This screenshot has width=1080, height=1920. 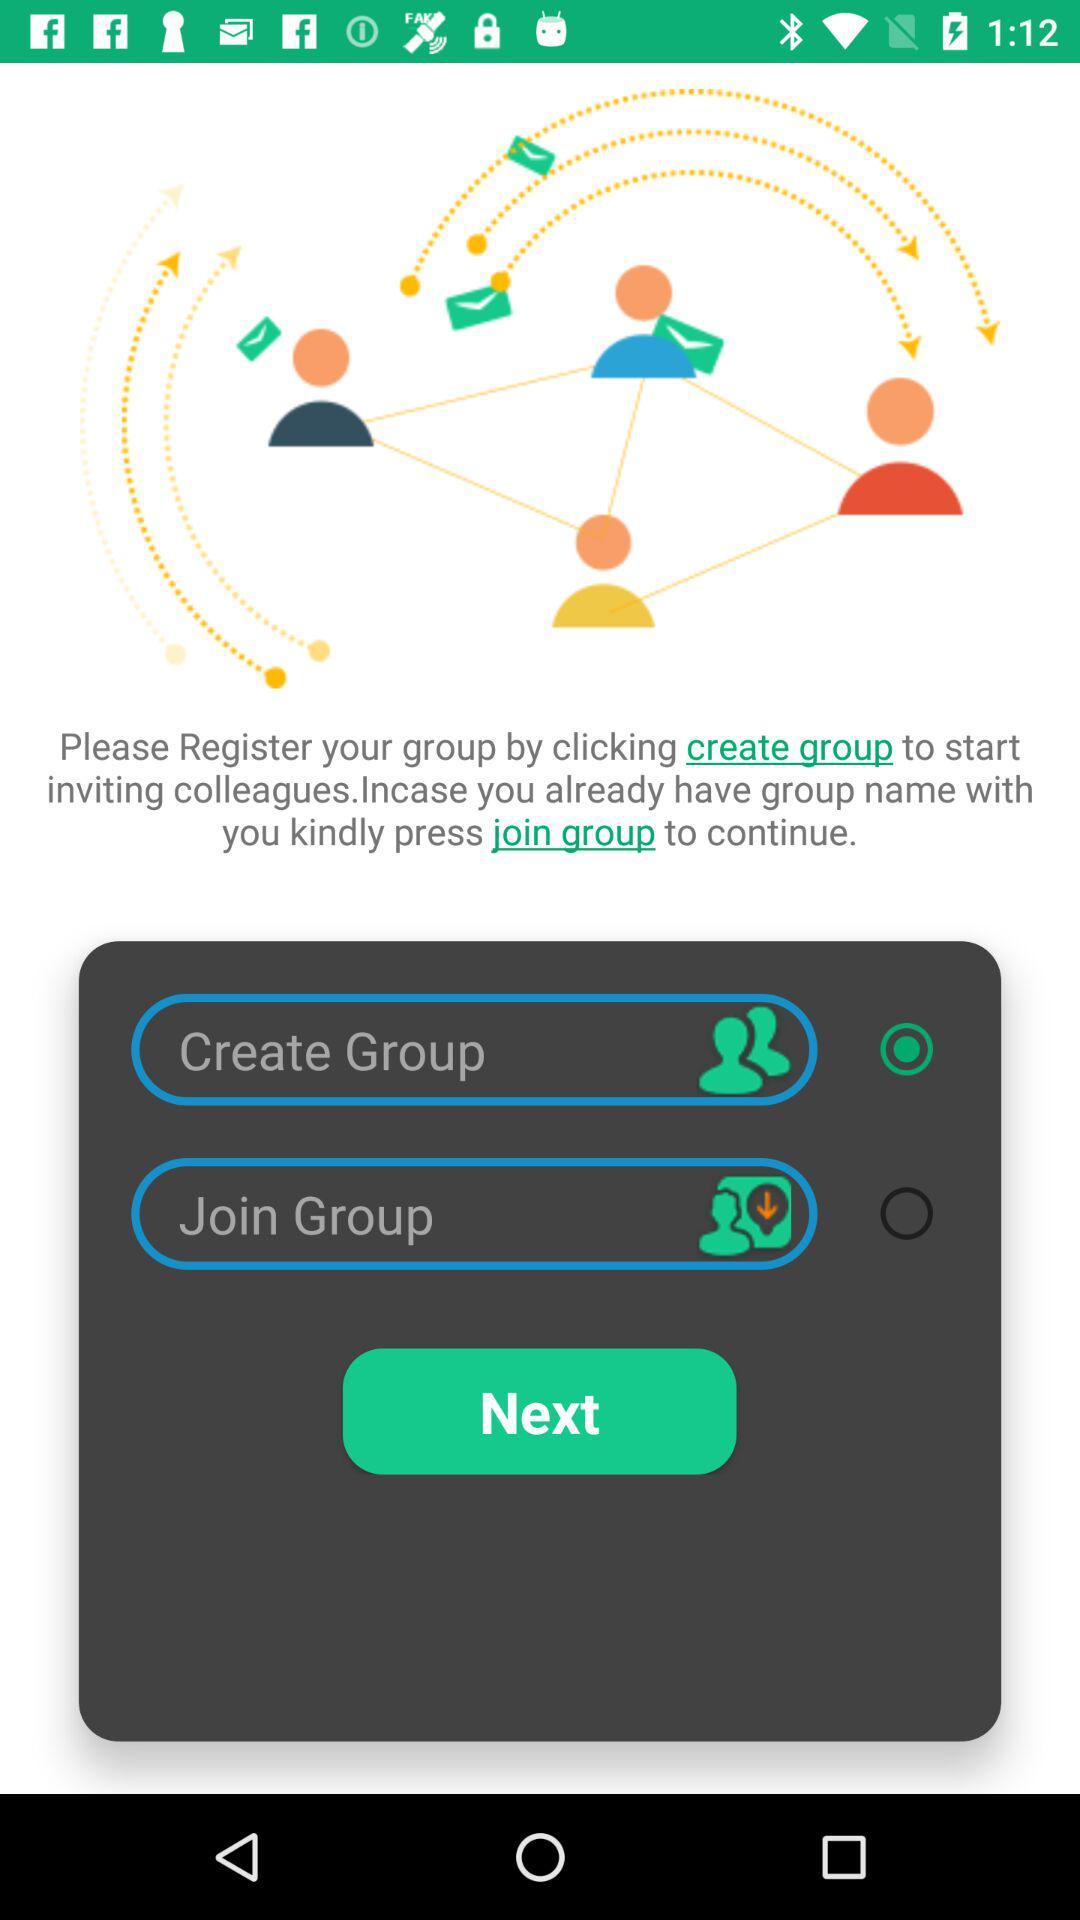 What do you see at coordinates (540, 787) in the screenshot?
I see `icon at the center` at bounding box center [540, 787].